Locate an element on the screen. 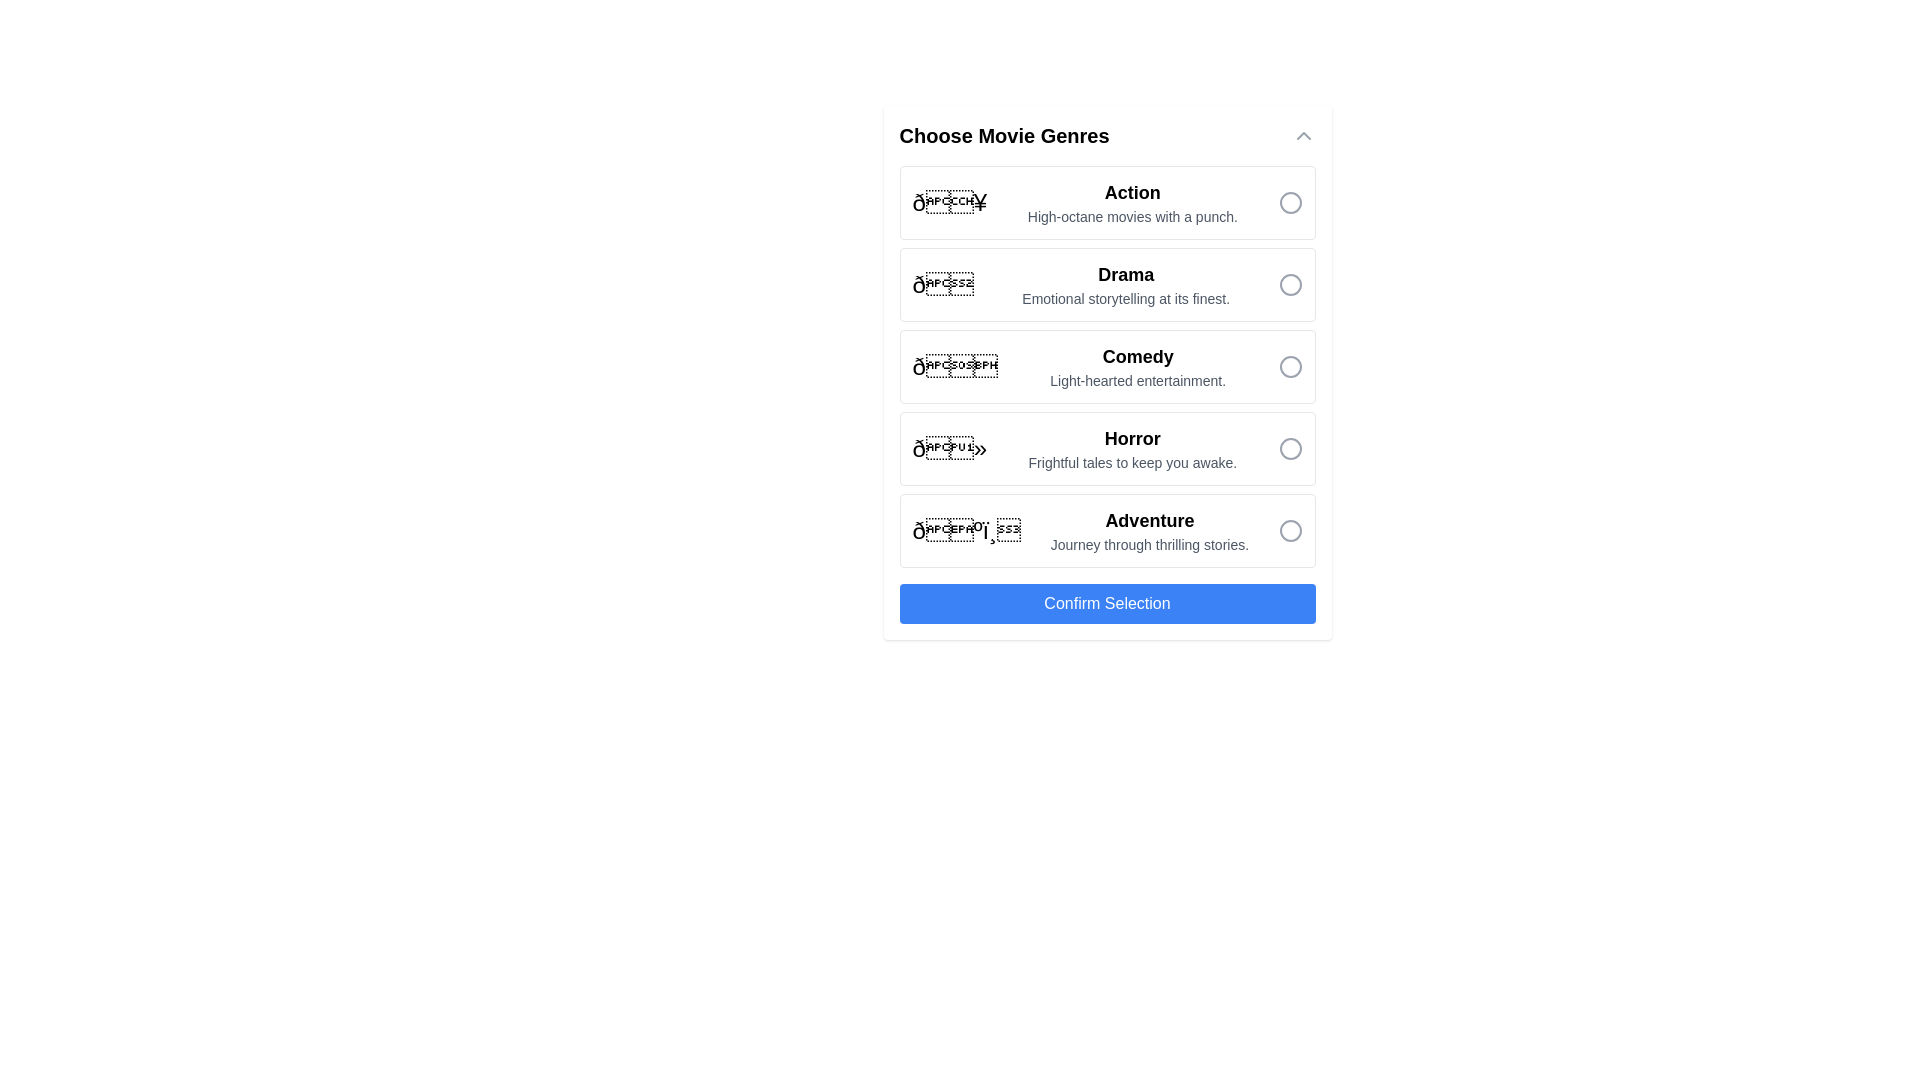  the 'Adventure' movie genre informational label located in the fifth row of the genre options list, positioned between 'Horror' and 'Confirm Selection' is located at coordinates (1149, 530).